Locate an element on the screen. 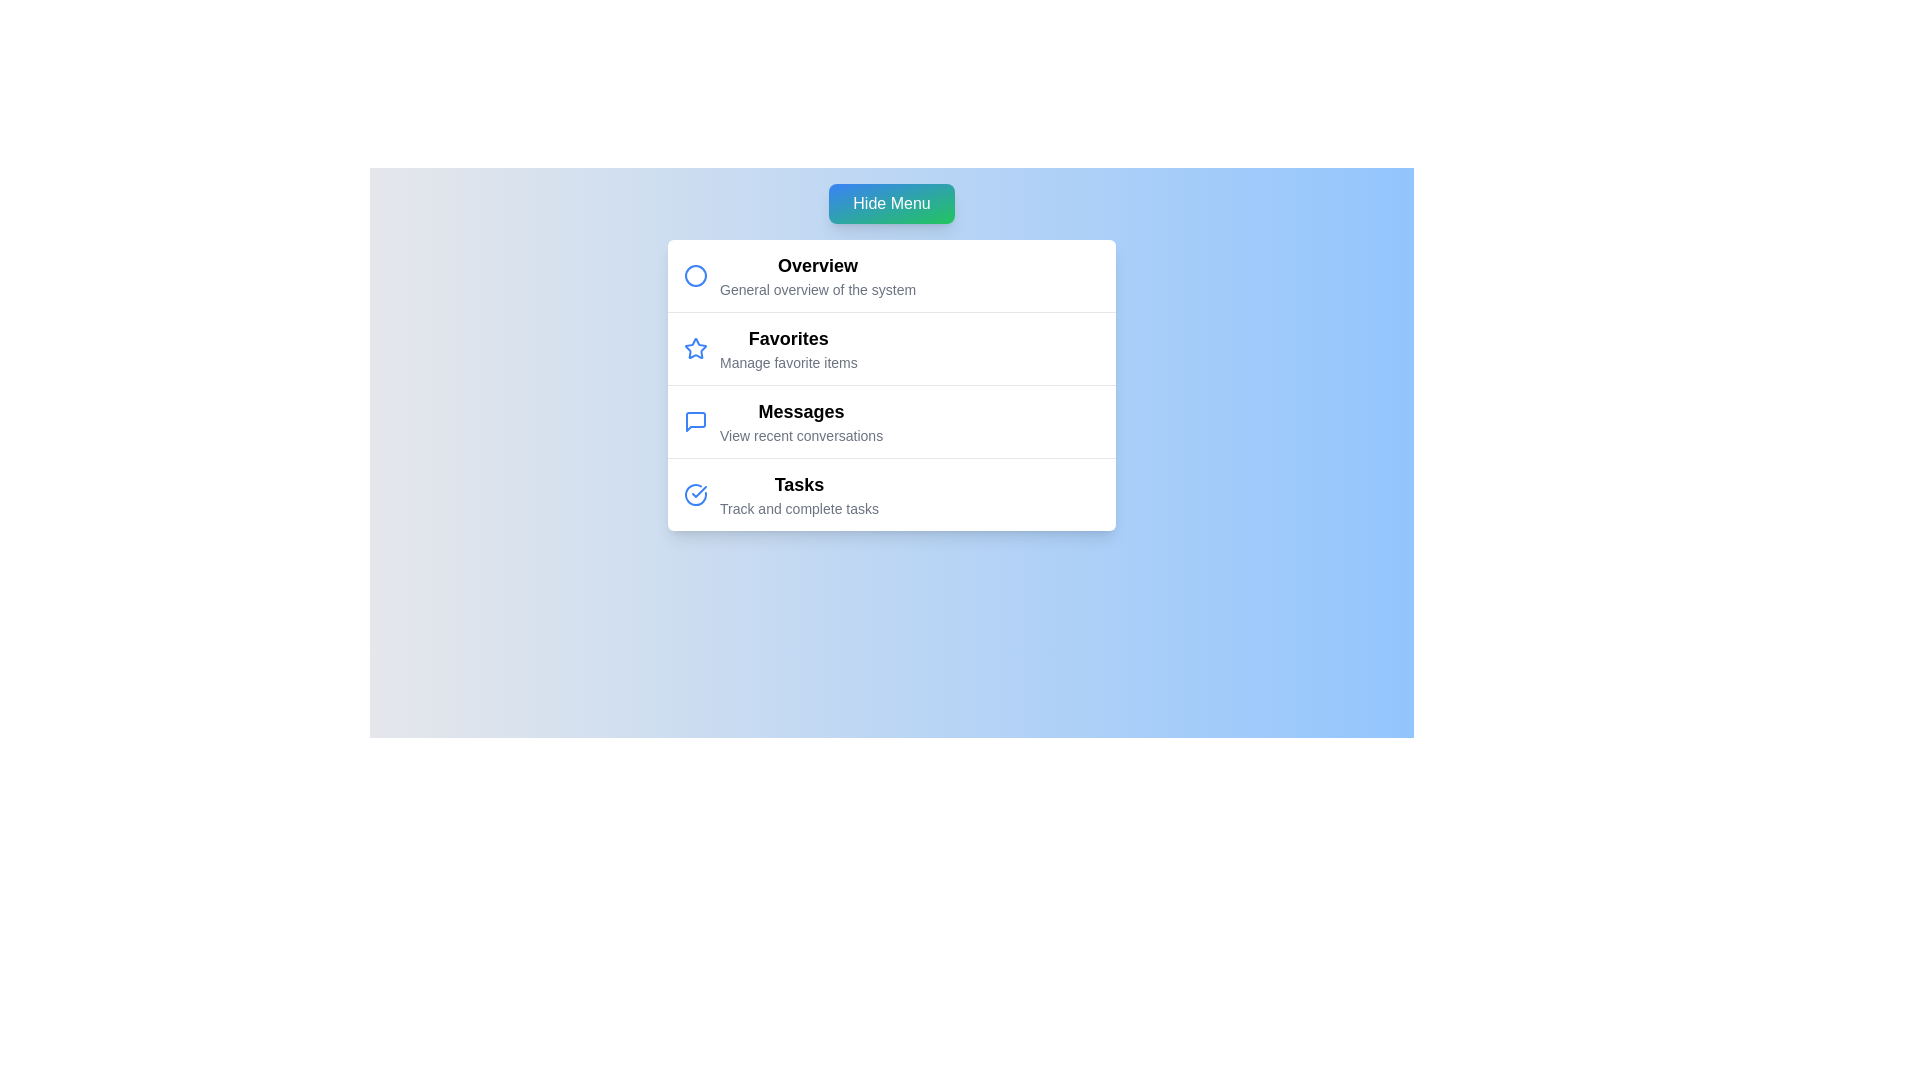 This screenshot has height=1080, width=1920. the 'Hide Menu' button to toggle the menu visibility is located at coordinates (891, 204).